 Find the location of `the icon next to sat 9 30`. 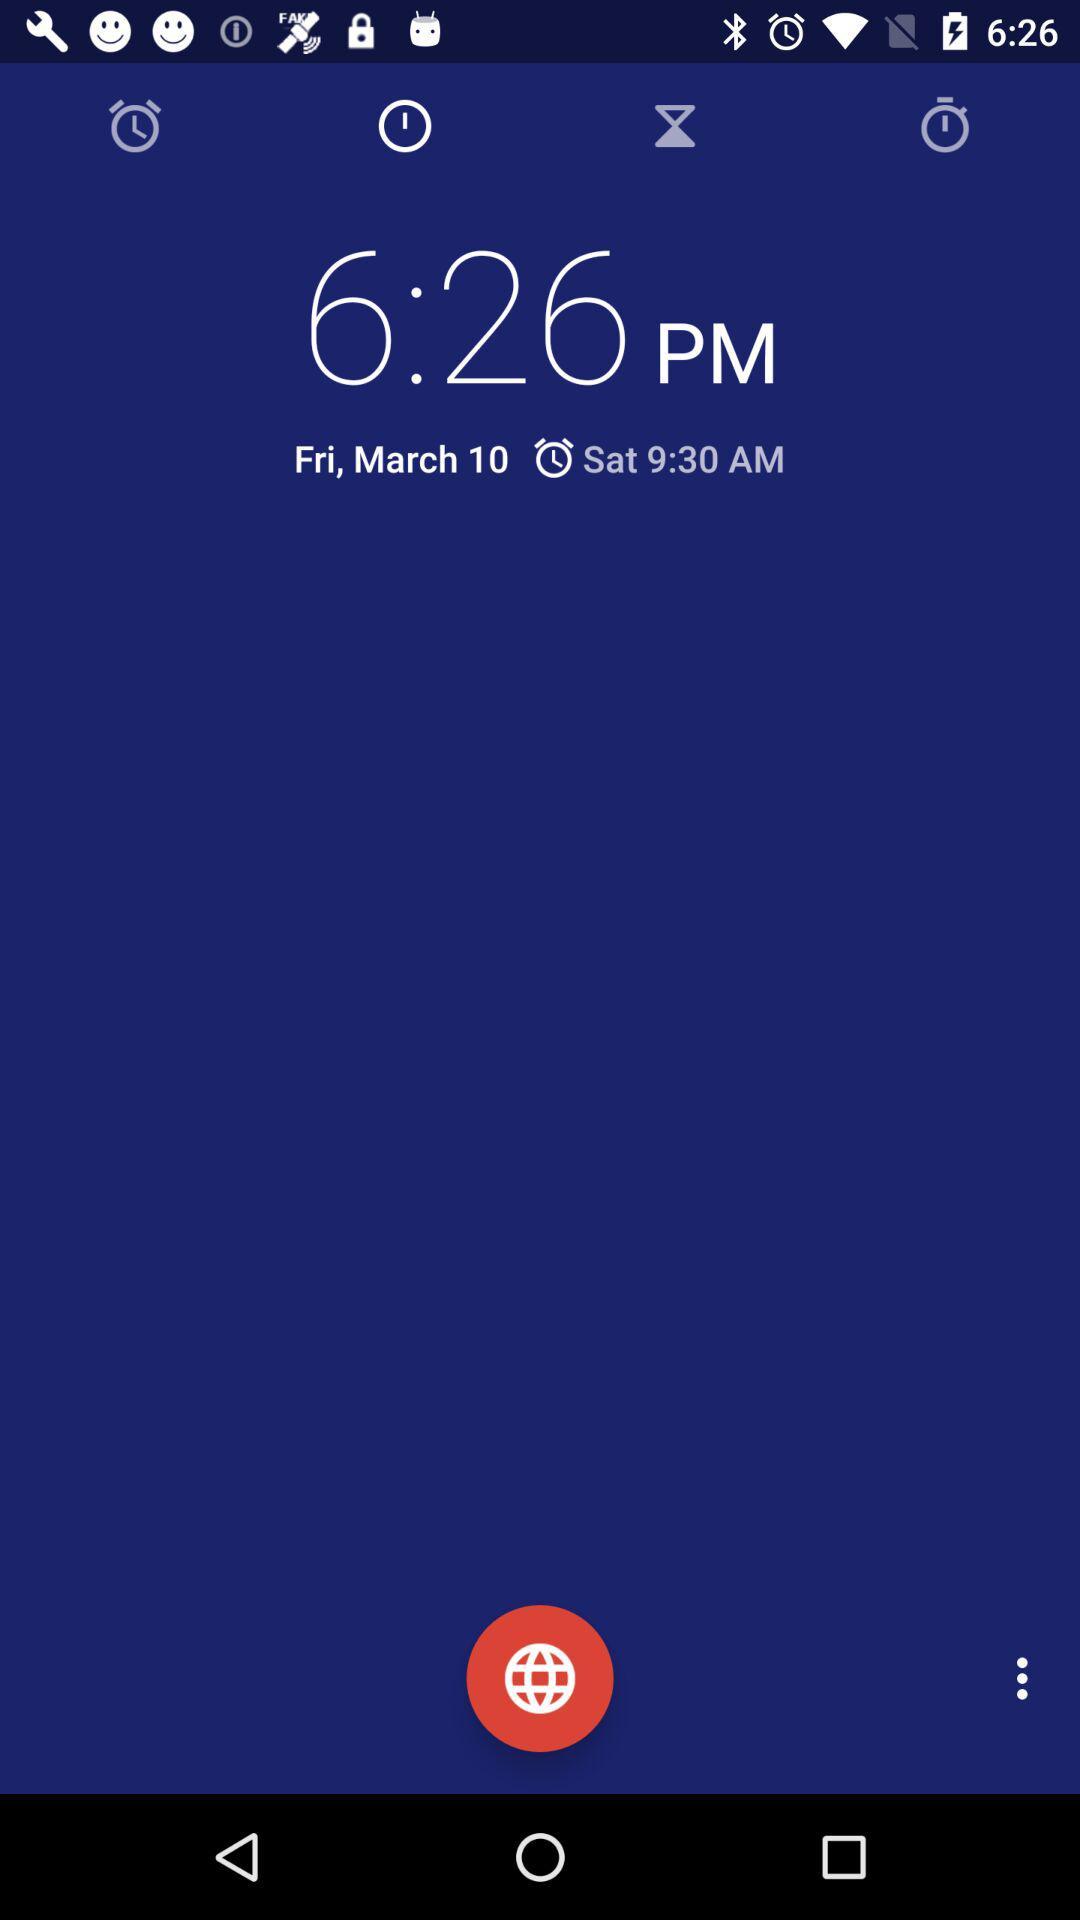

the icon next to sat 9 30 is located at coordinates (401, 457).